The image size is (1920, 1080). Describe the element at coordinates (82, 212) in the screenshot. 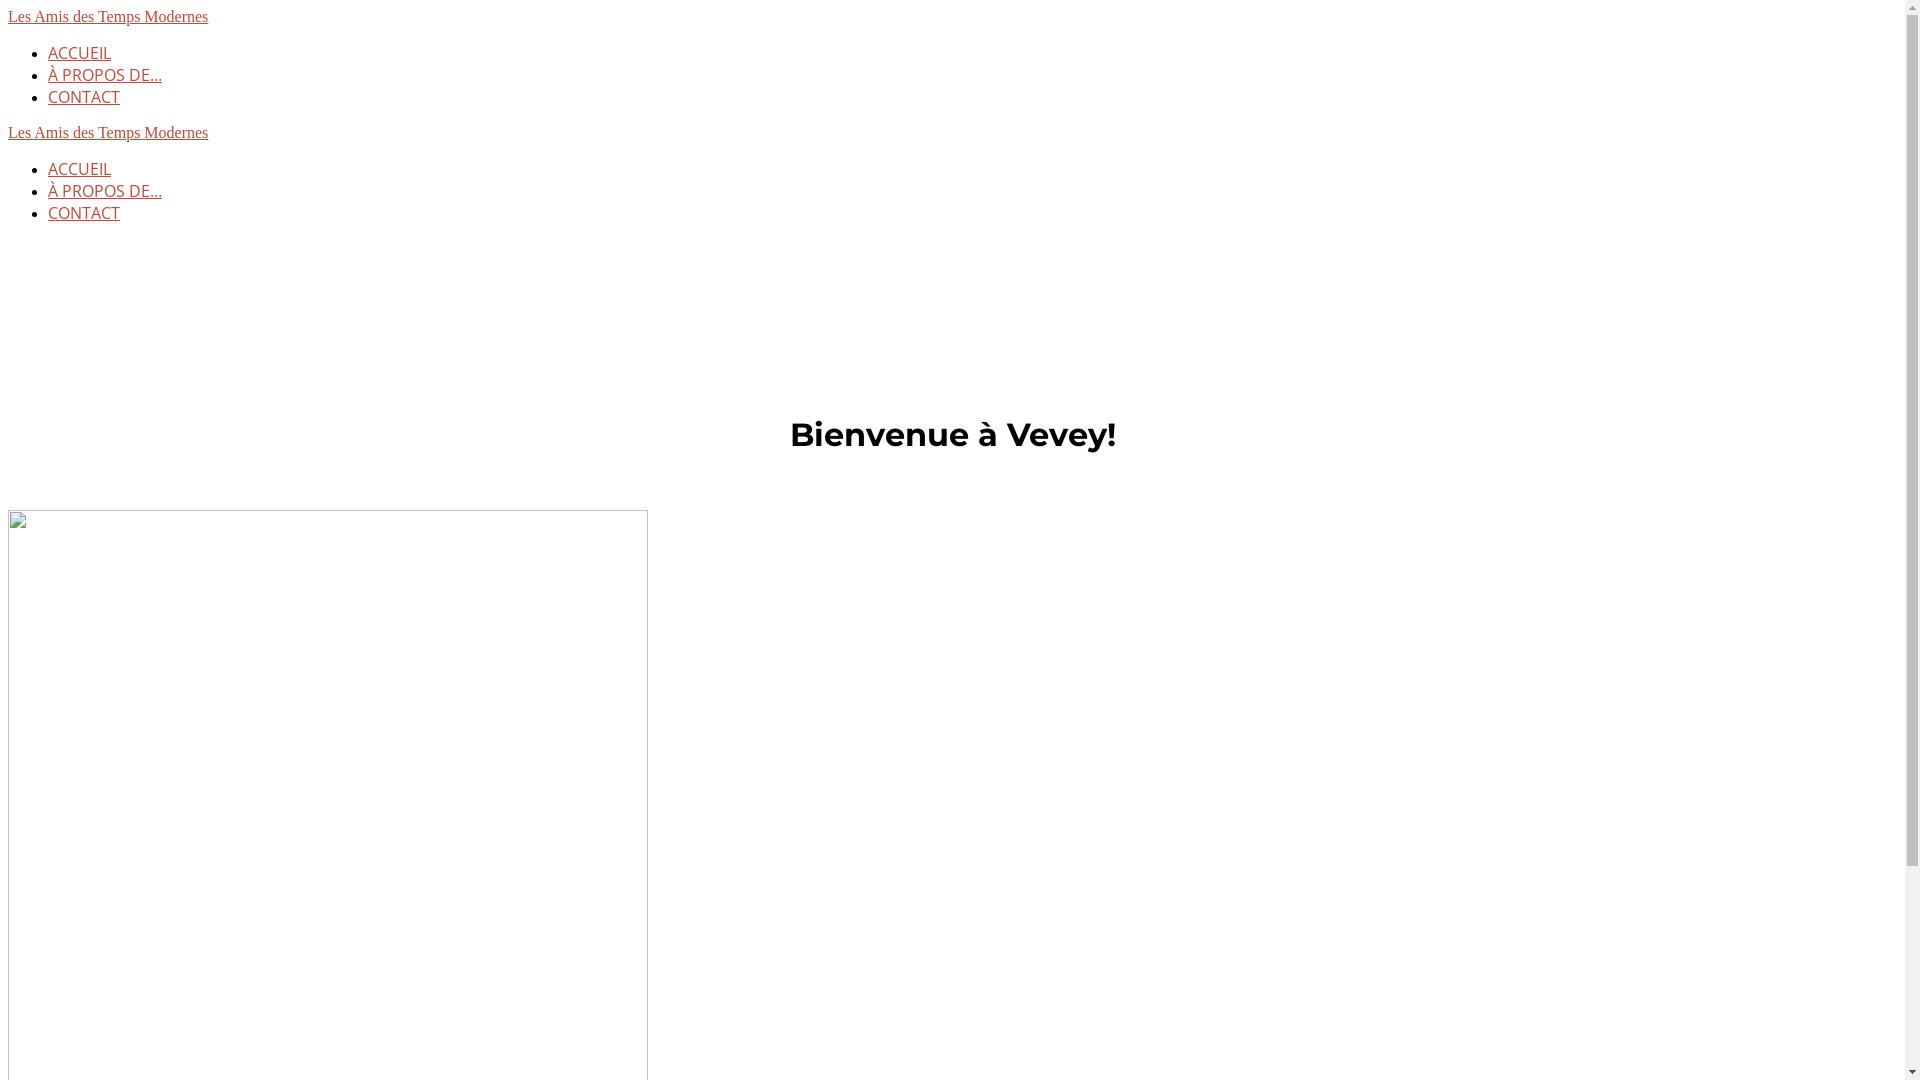

I see `'CONTACT'` at that location.